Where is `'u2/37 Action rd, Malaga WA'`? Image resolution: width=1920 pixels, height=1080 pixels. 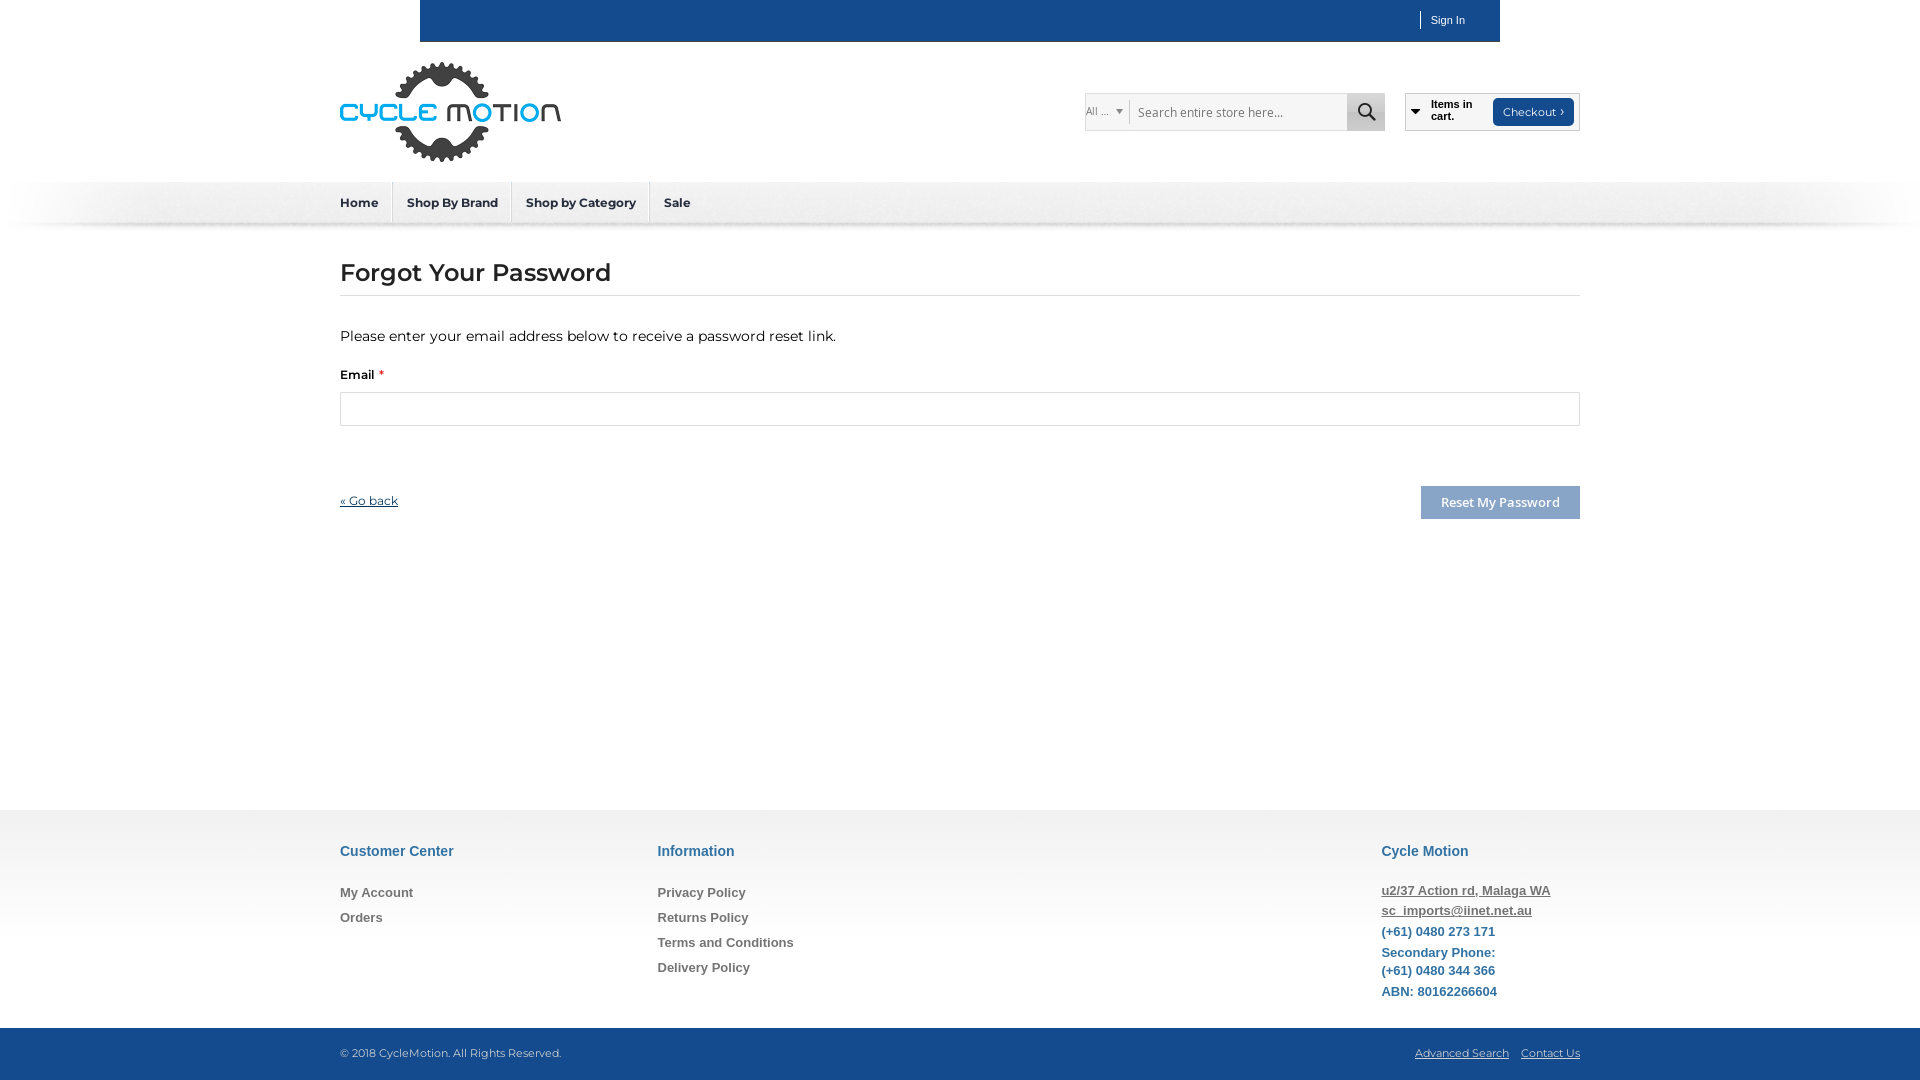 'u2/37 Action rd, Malaga WA' is located at coordinates (1380, 889).